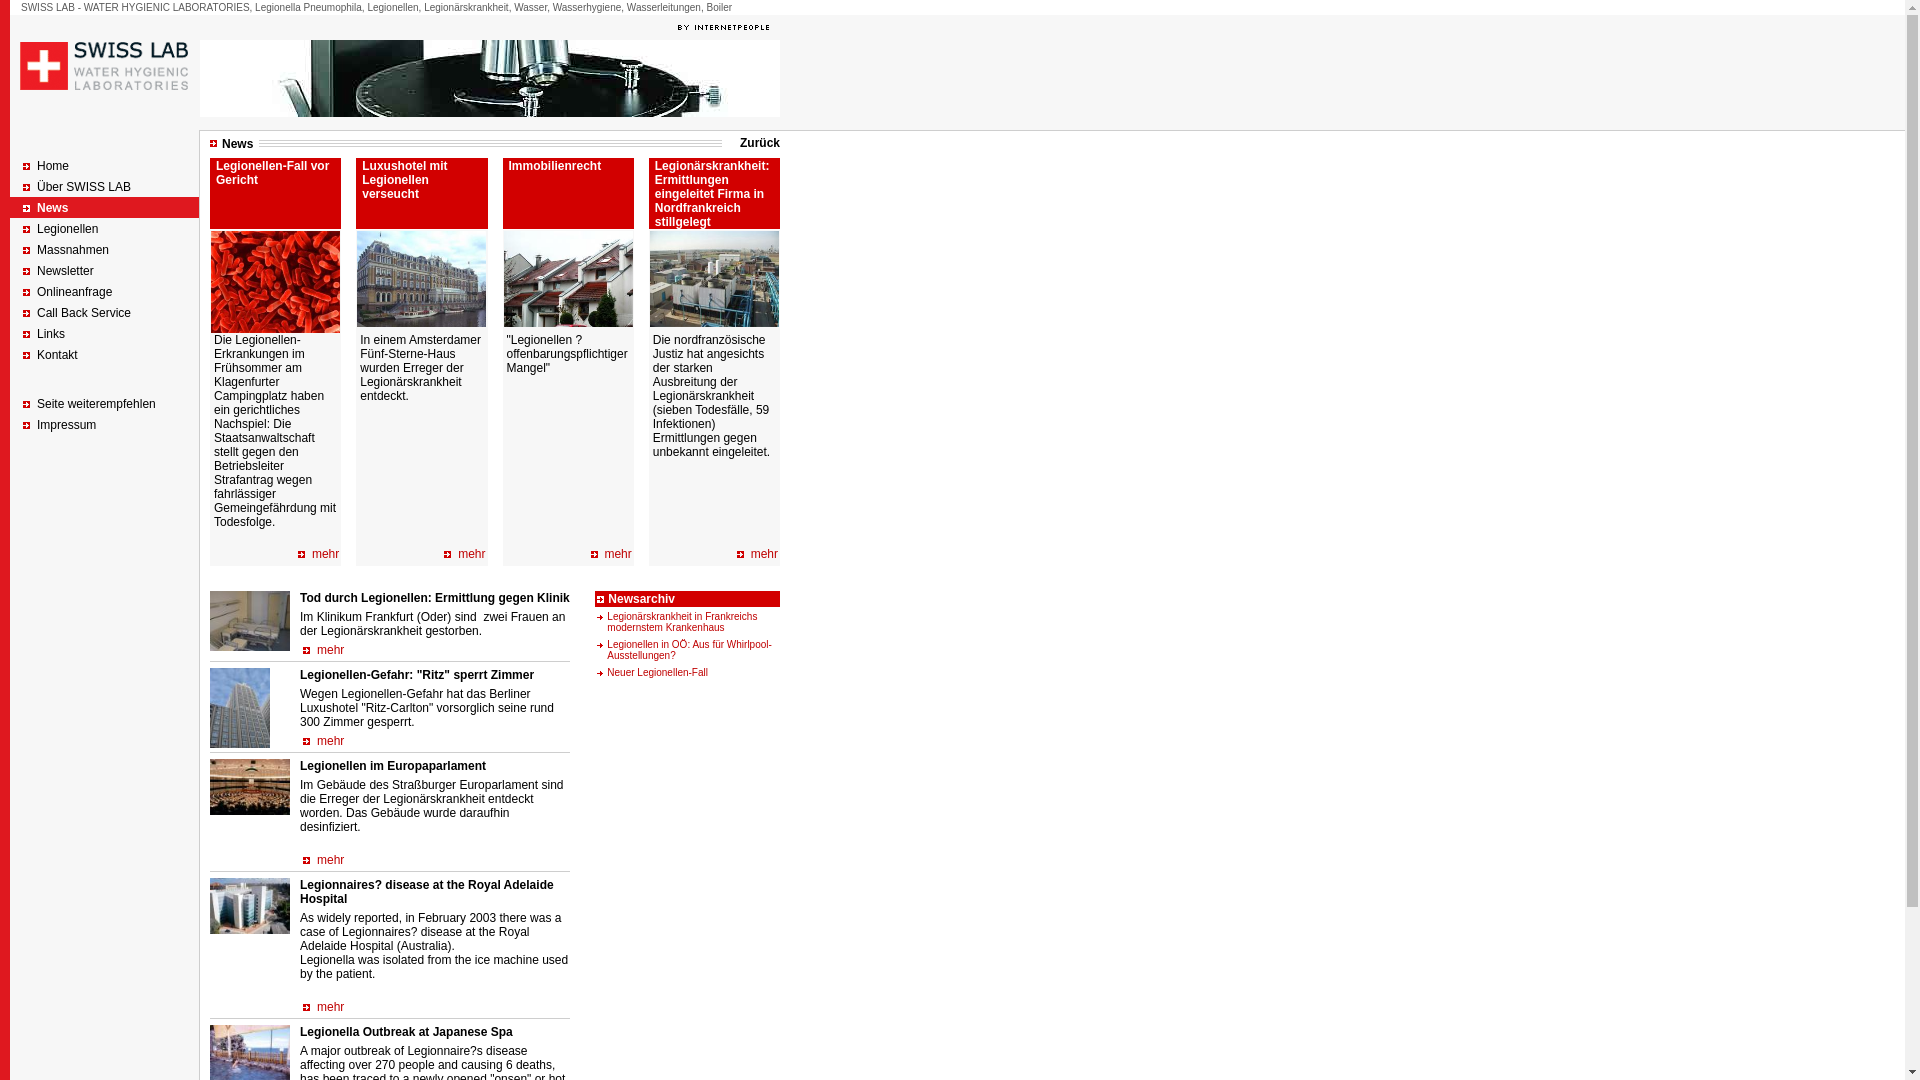 The height and width of the screenshot is (1080, 1920). What do you see at coordinates (330, 859) in the screenshot?
I see `'mehr'` at bounding box center [330, 859].